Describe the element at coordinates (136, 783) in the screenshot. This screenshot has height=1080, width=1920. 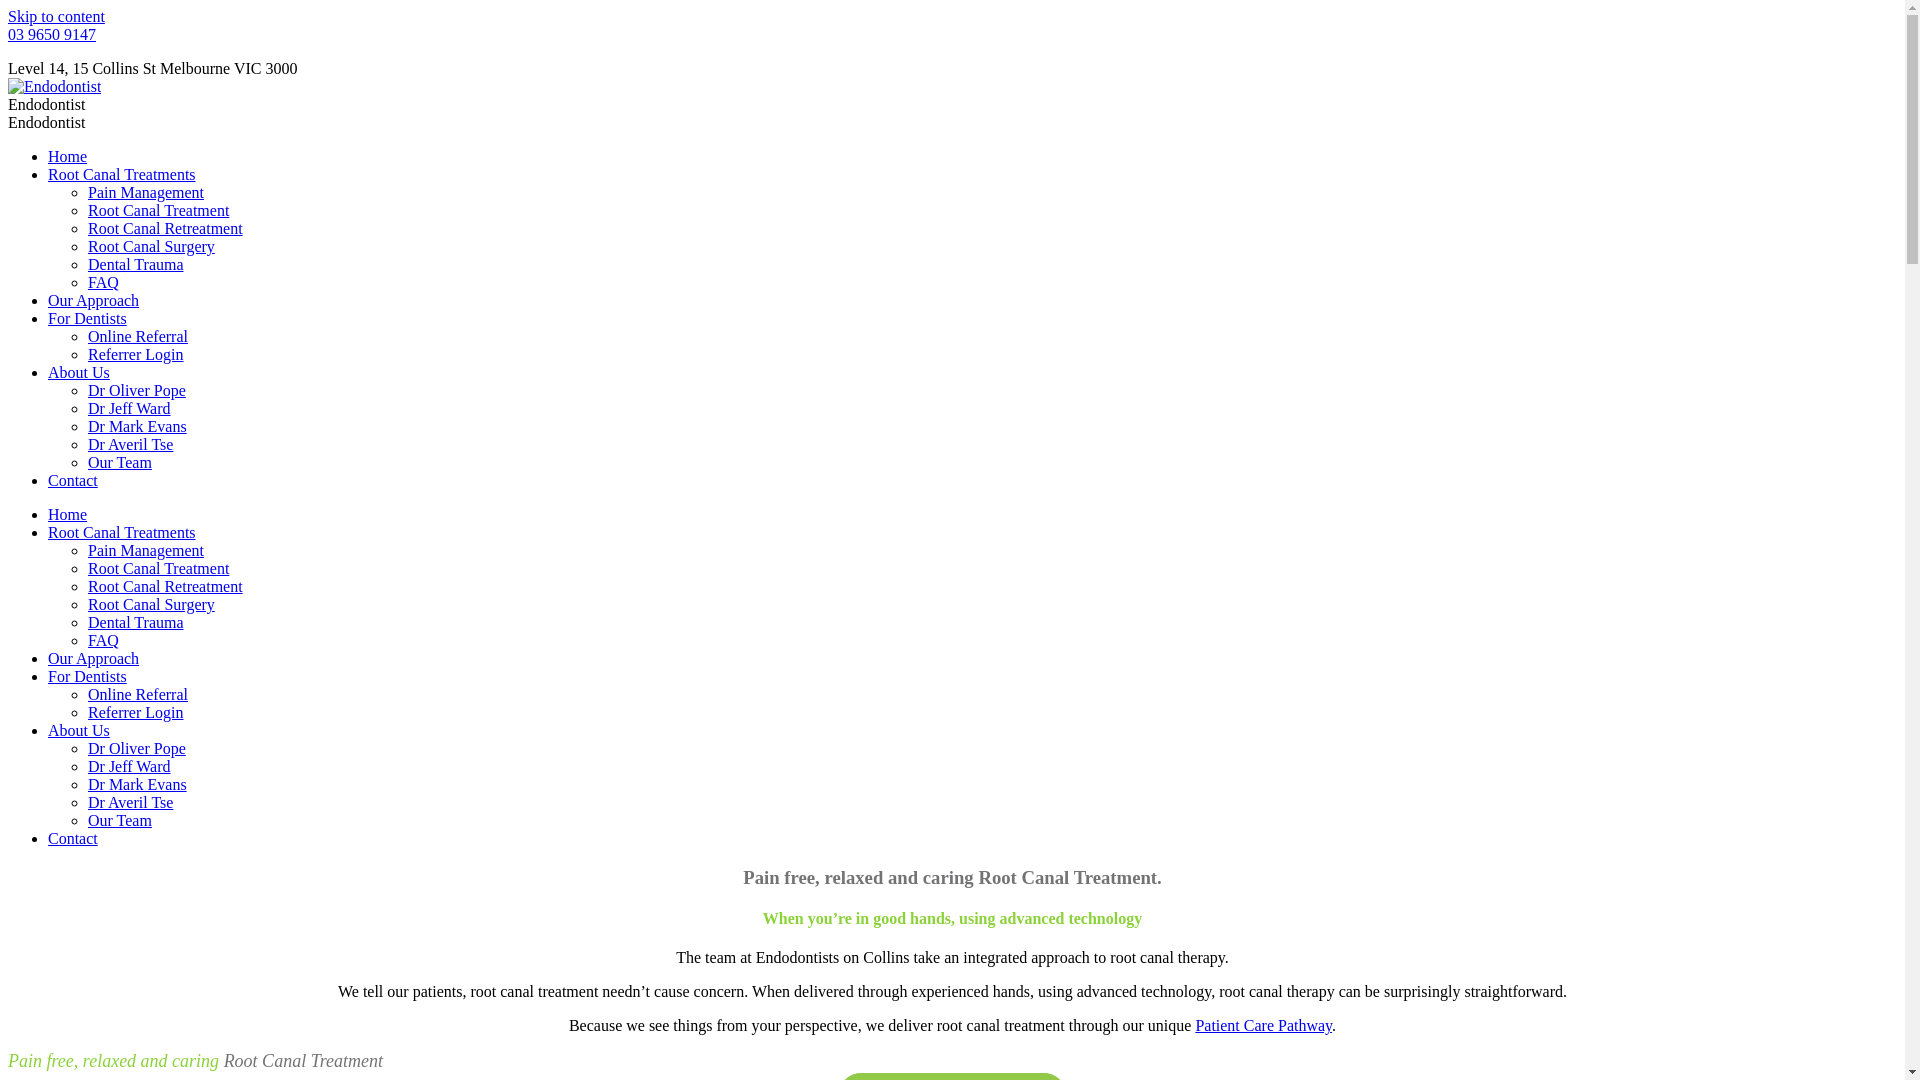
I see `'Dr Mark Evans'` at that location.